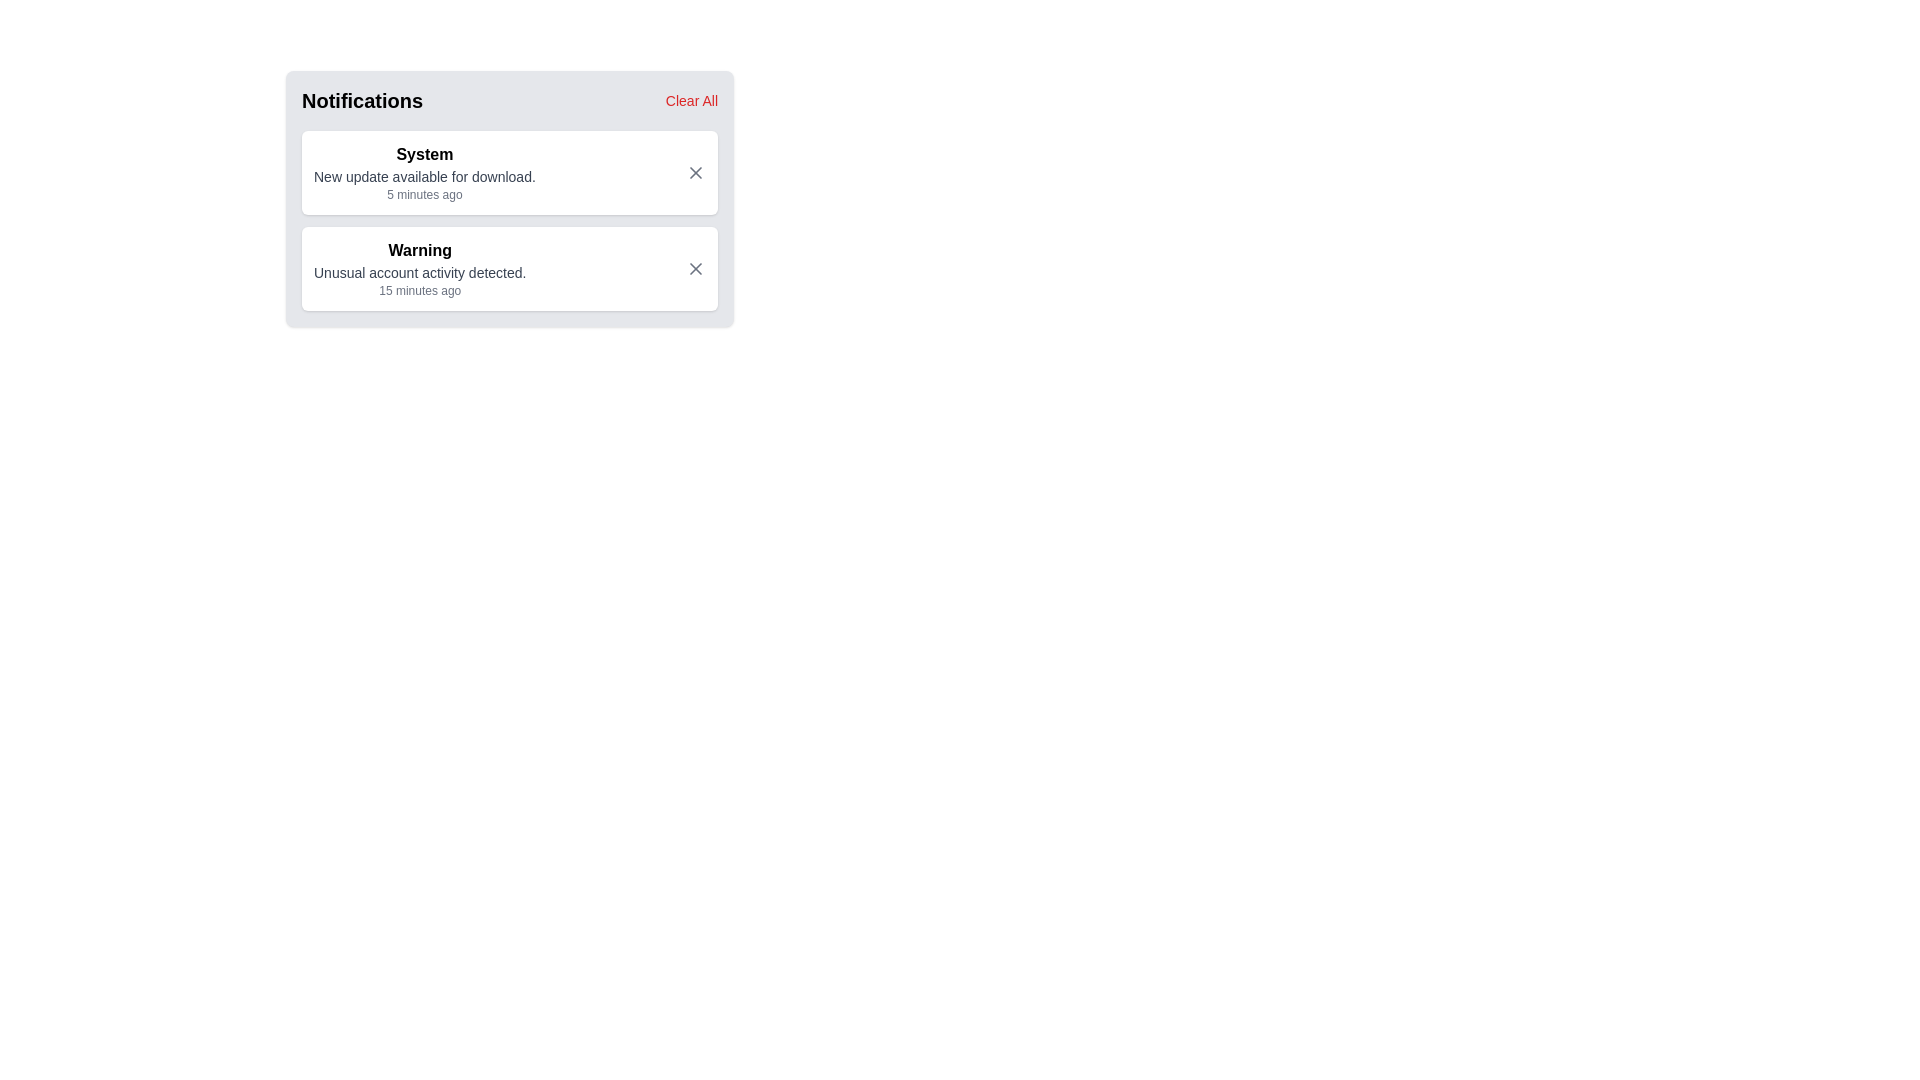 The image size is (1920, 1080). Describe the element at coordinates (423, 153) in the screenshot. I see `the bold 'System' text label located at the top of the first notification card in the 'Notifications' section` at that location.